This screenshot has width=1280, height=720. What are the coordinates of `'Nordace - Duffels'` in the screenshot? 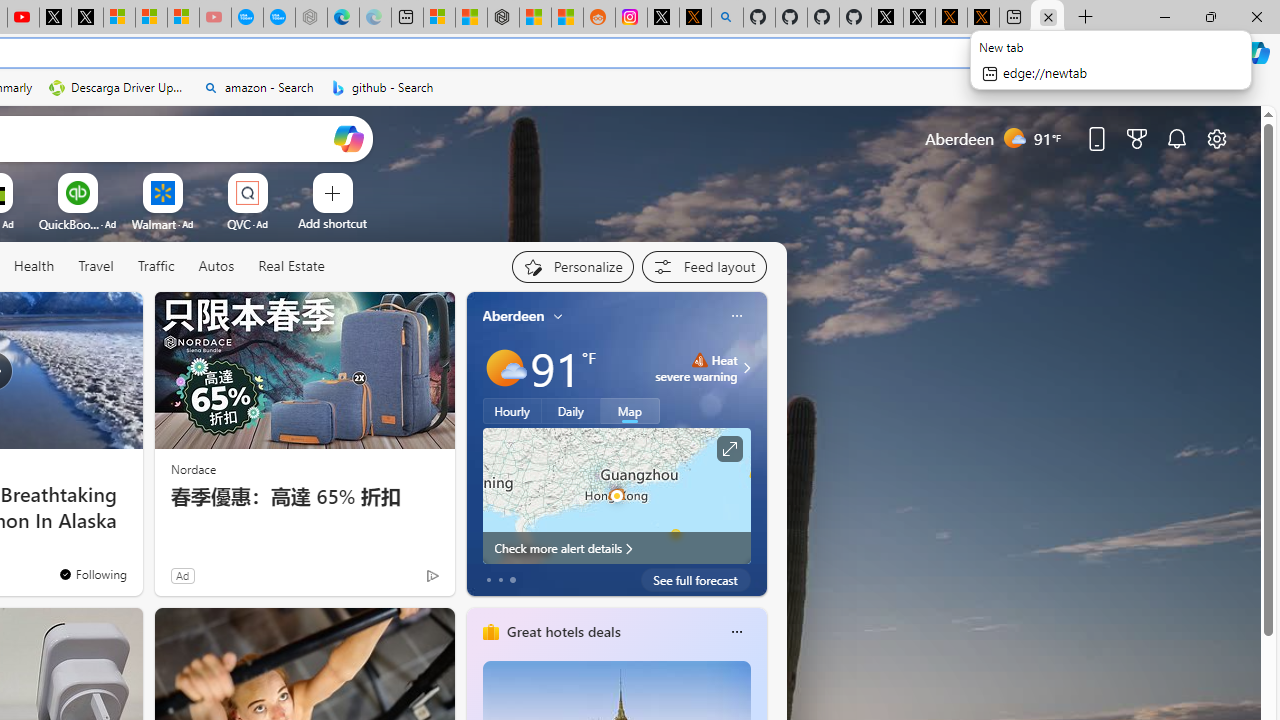 It's located at (503, 17).